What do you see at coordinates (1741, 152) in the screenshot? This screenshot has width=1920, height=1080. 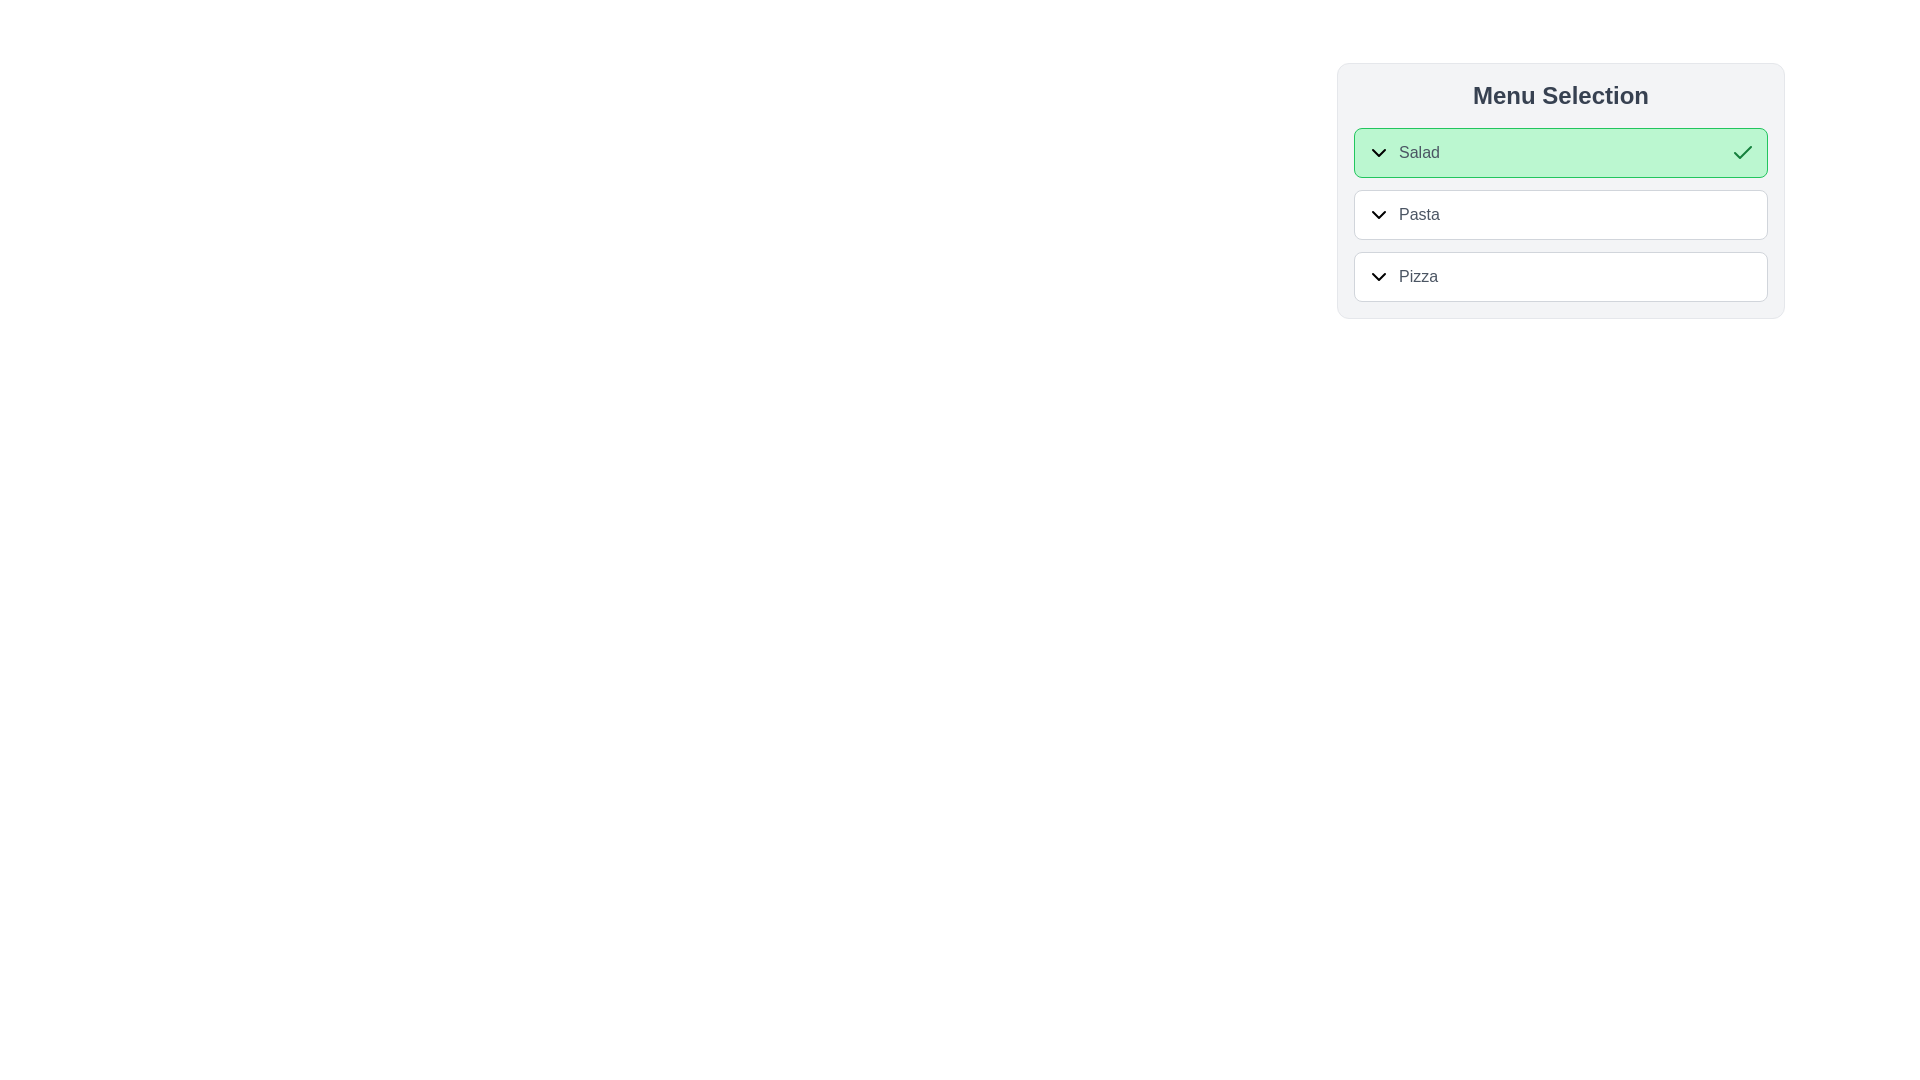 I see `the selection indicator icon for the 'Salad' menu option located on the right side of the row in the Menu Selection panel` at bounding box center [1741, 152].